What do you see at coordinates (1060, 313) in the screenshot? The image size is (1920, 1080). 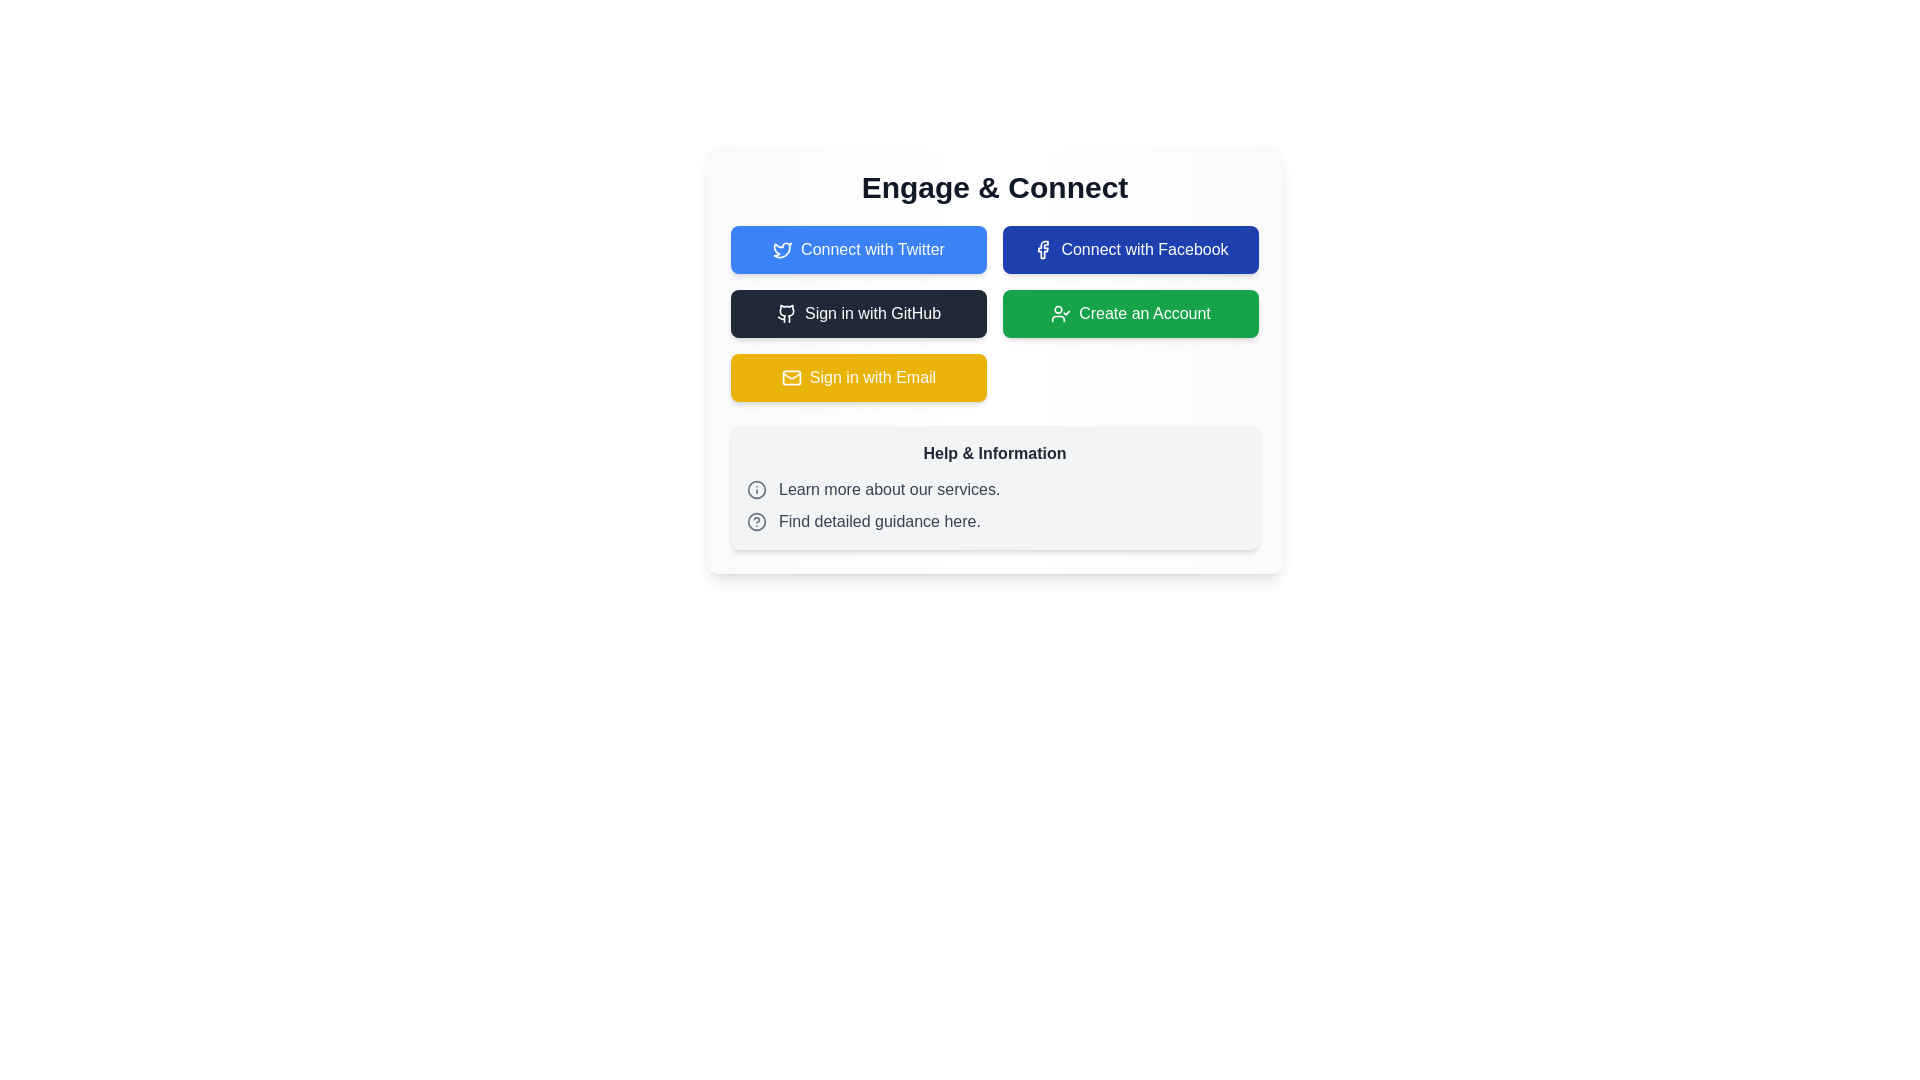 I see `the user account creation icon located to the left of the 'Create an Account' button in the fourth row under 'Engage & Connect'` at bounding box center [1060, 313].